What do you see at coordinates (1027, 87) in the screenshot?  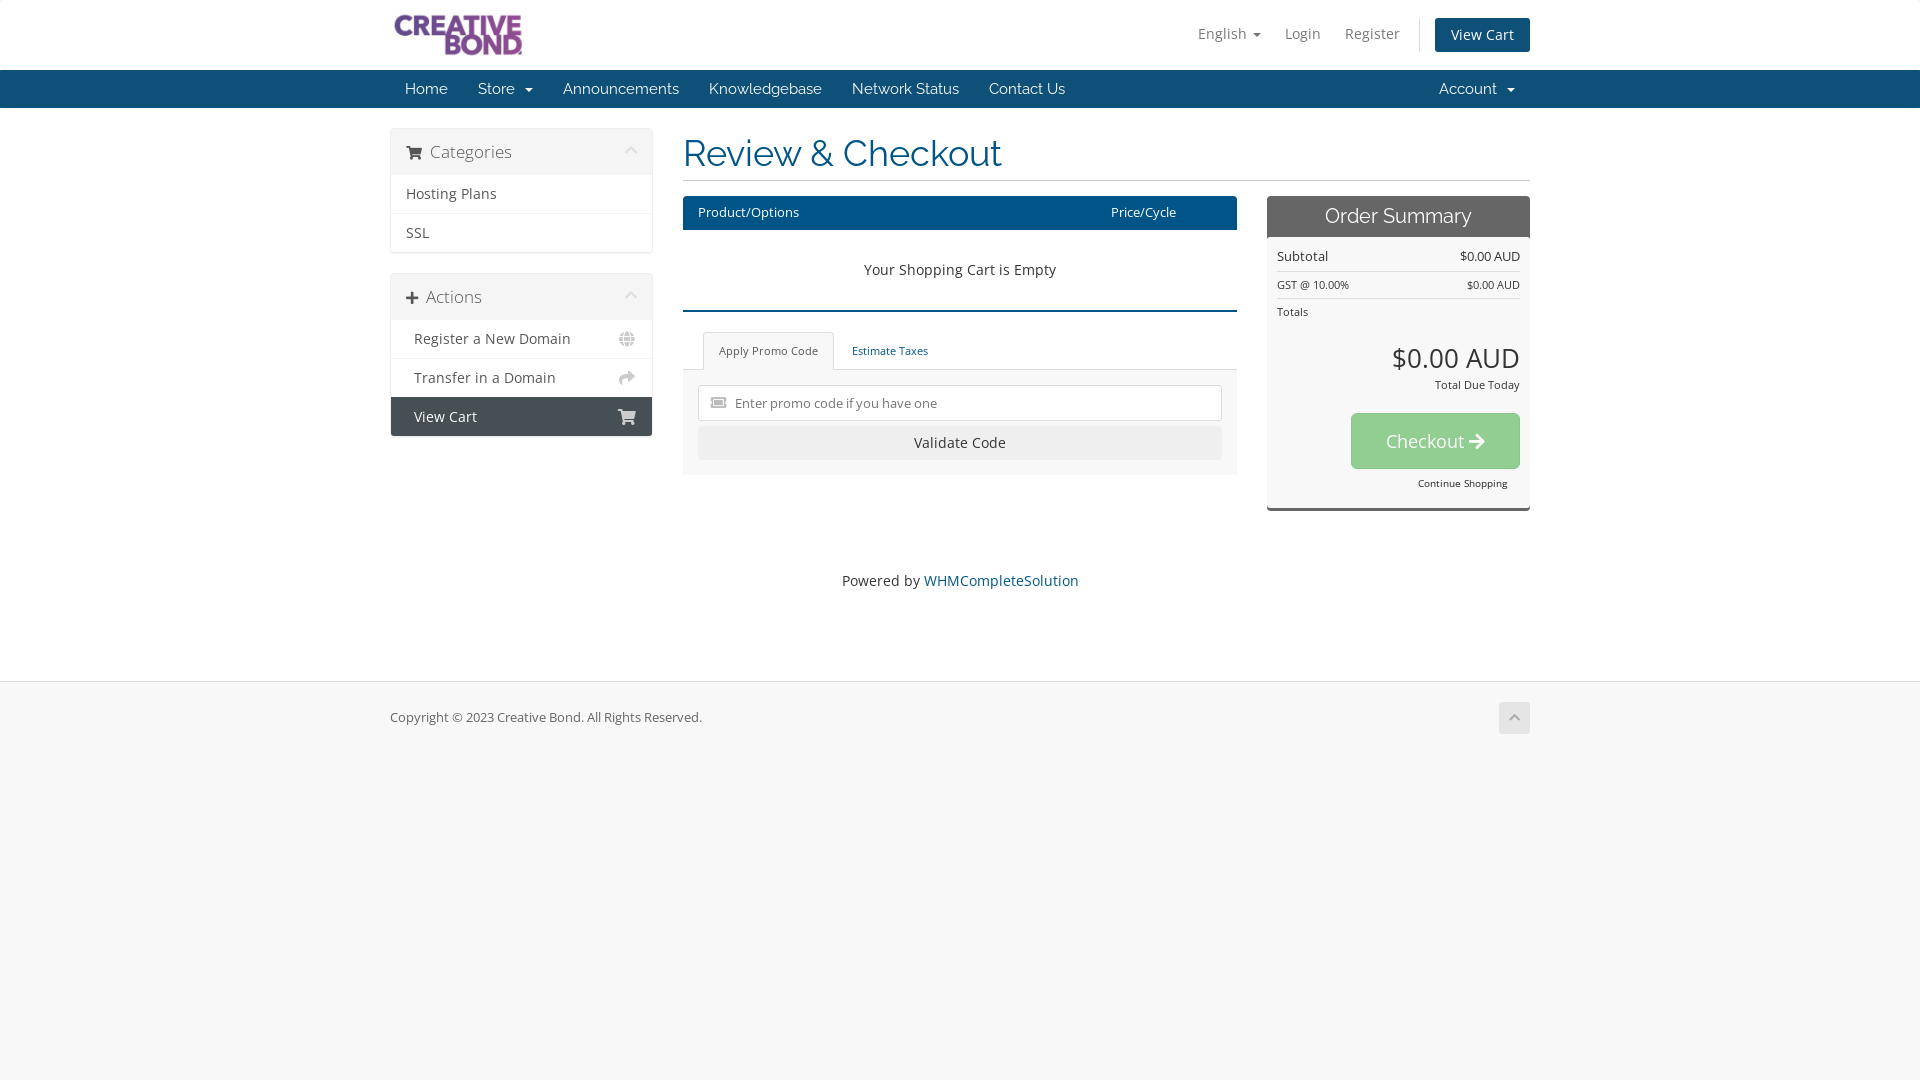 I see `'Contact Us'` at bounding box center [1027, 87].